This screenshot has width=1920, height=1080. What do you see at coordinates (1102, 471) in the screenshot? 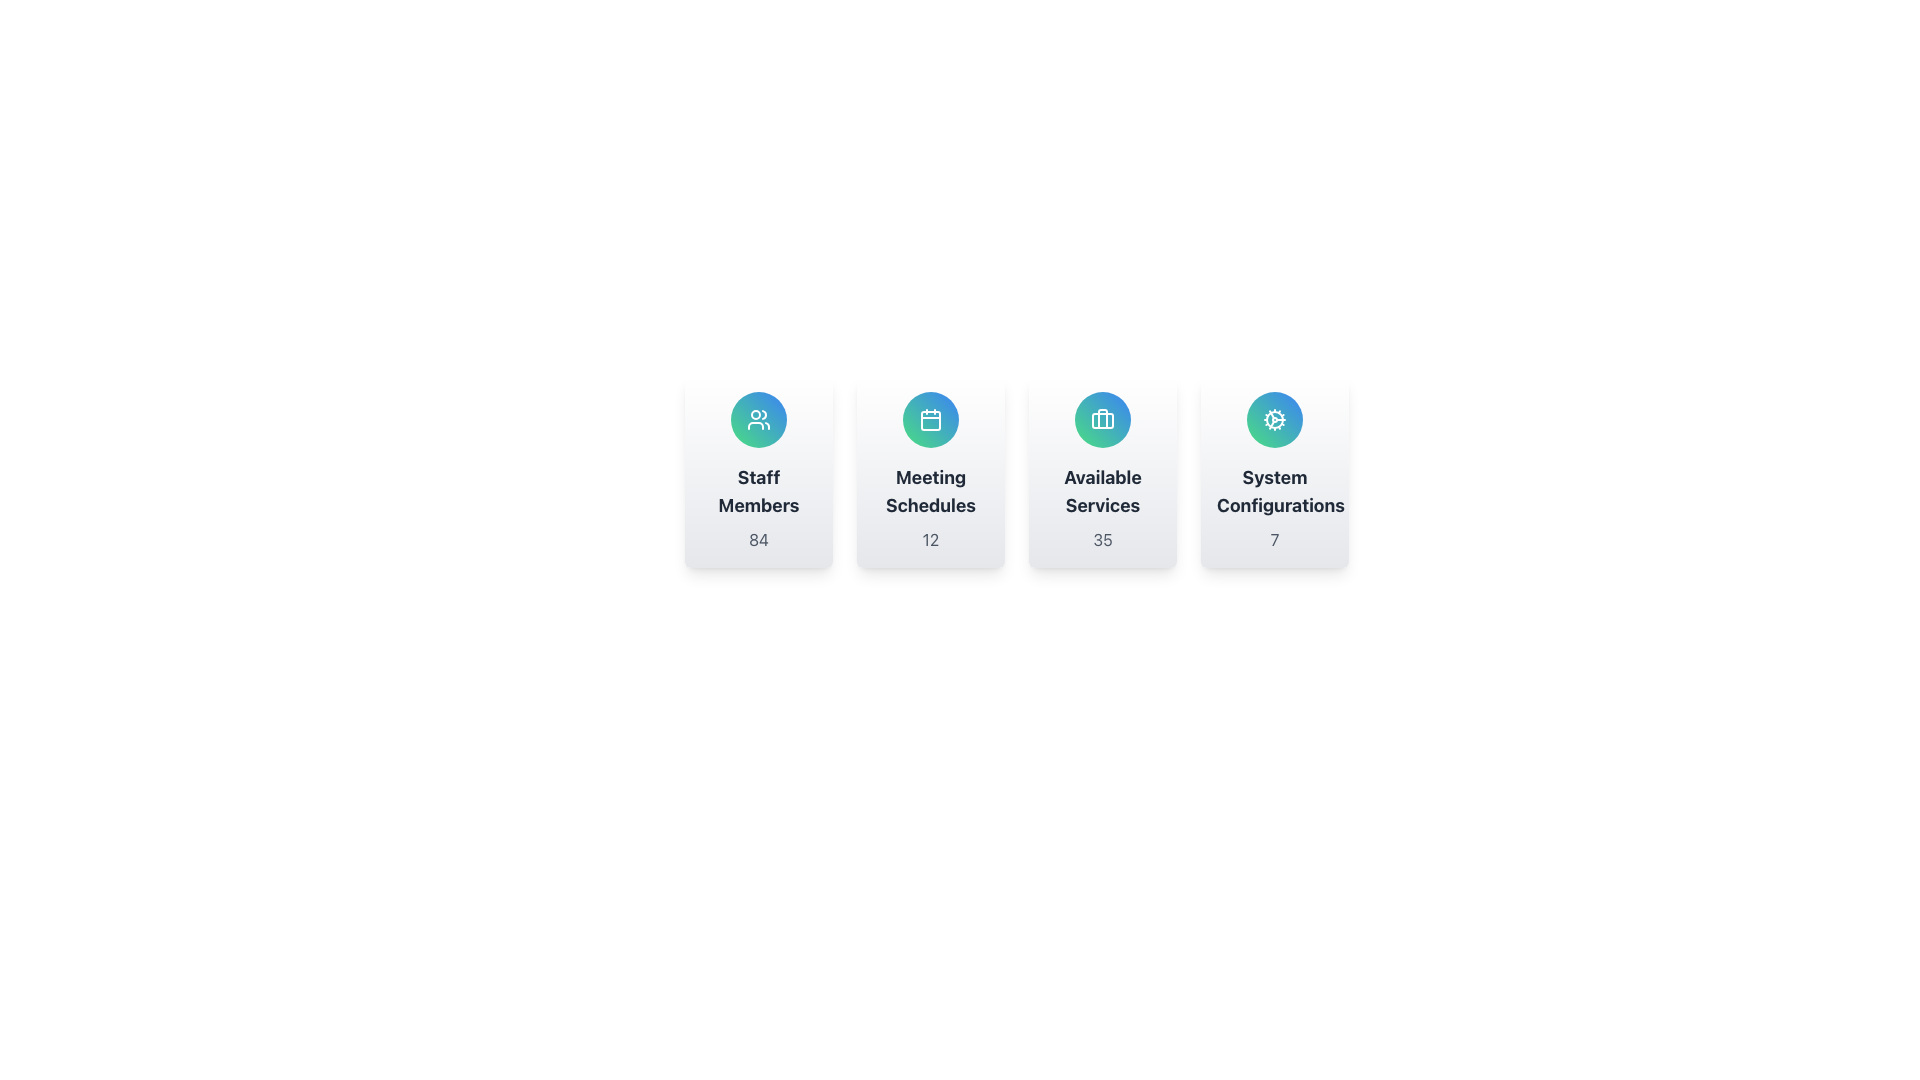
I see `the third card in a horizontal row of four cards, which features a gradient background and includes a briefcase icon at the top with the text 'Available Services'` at bounding box center [1102, 471].